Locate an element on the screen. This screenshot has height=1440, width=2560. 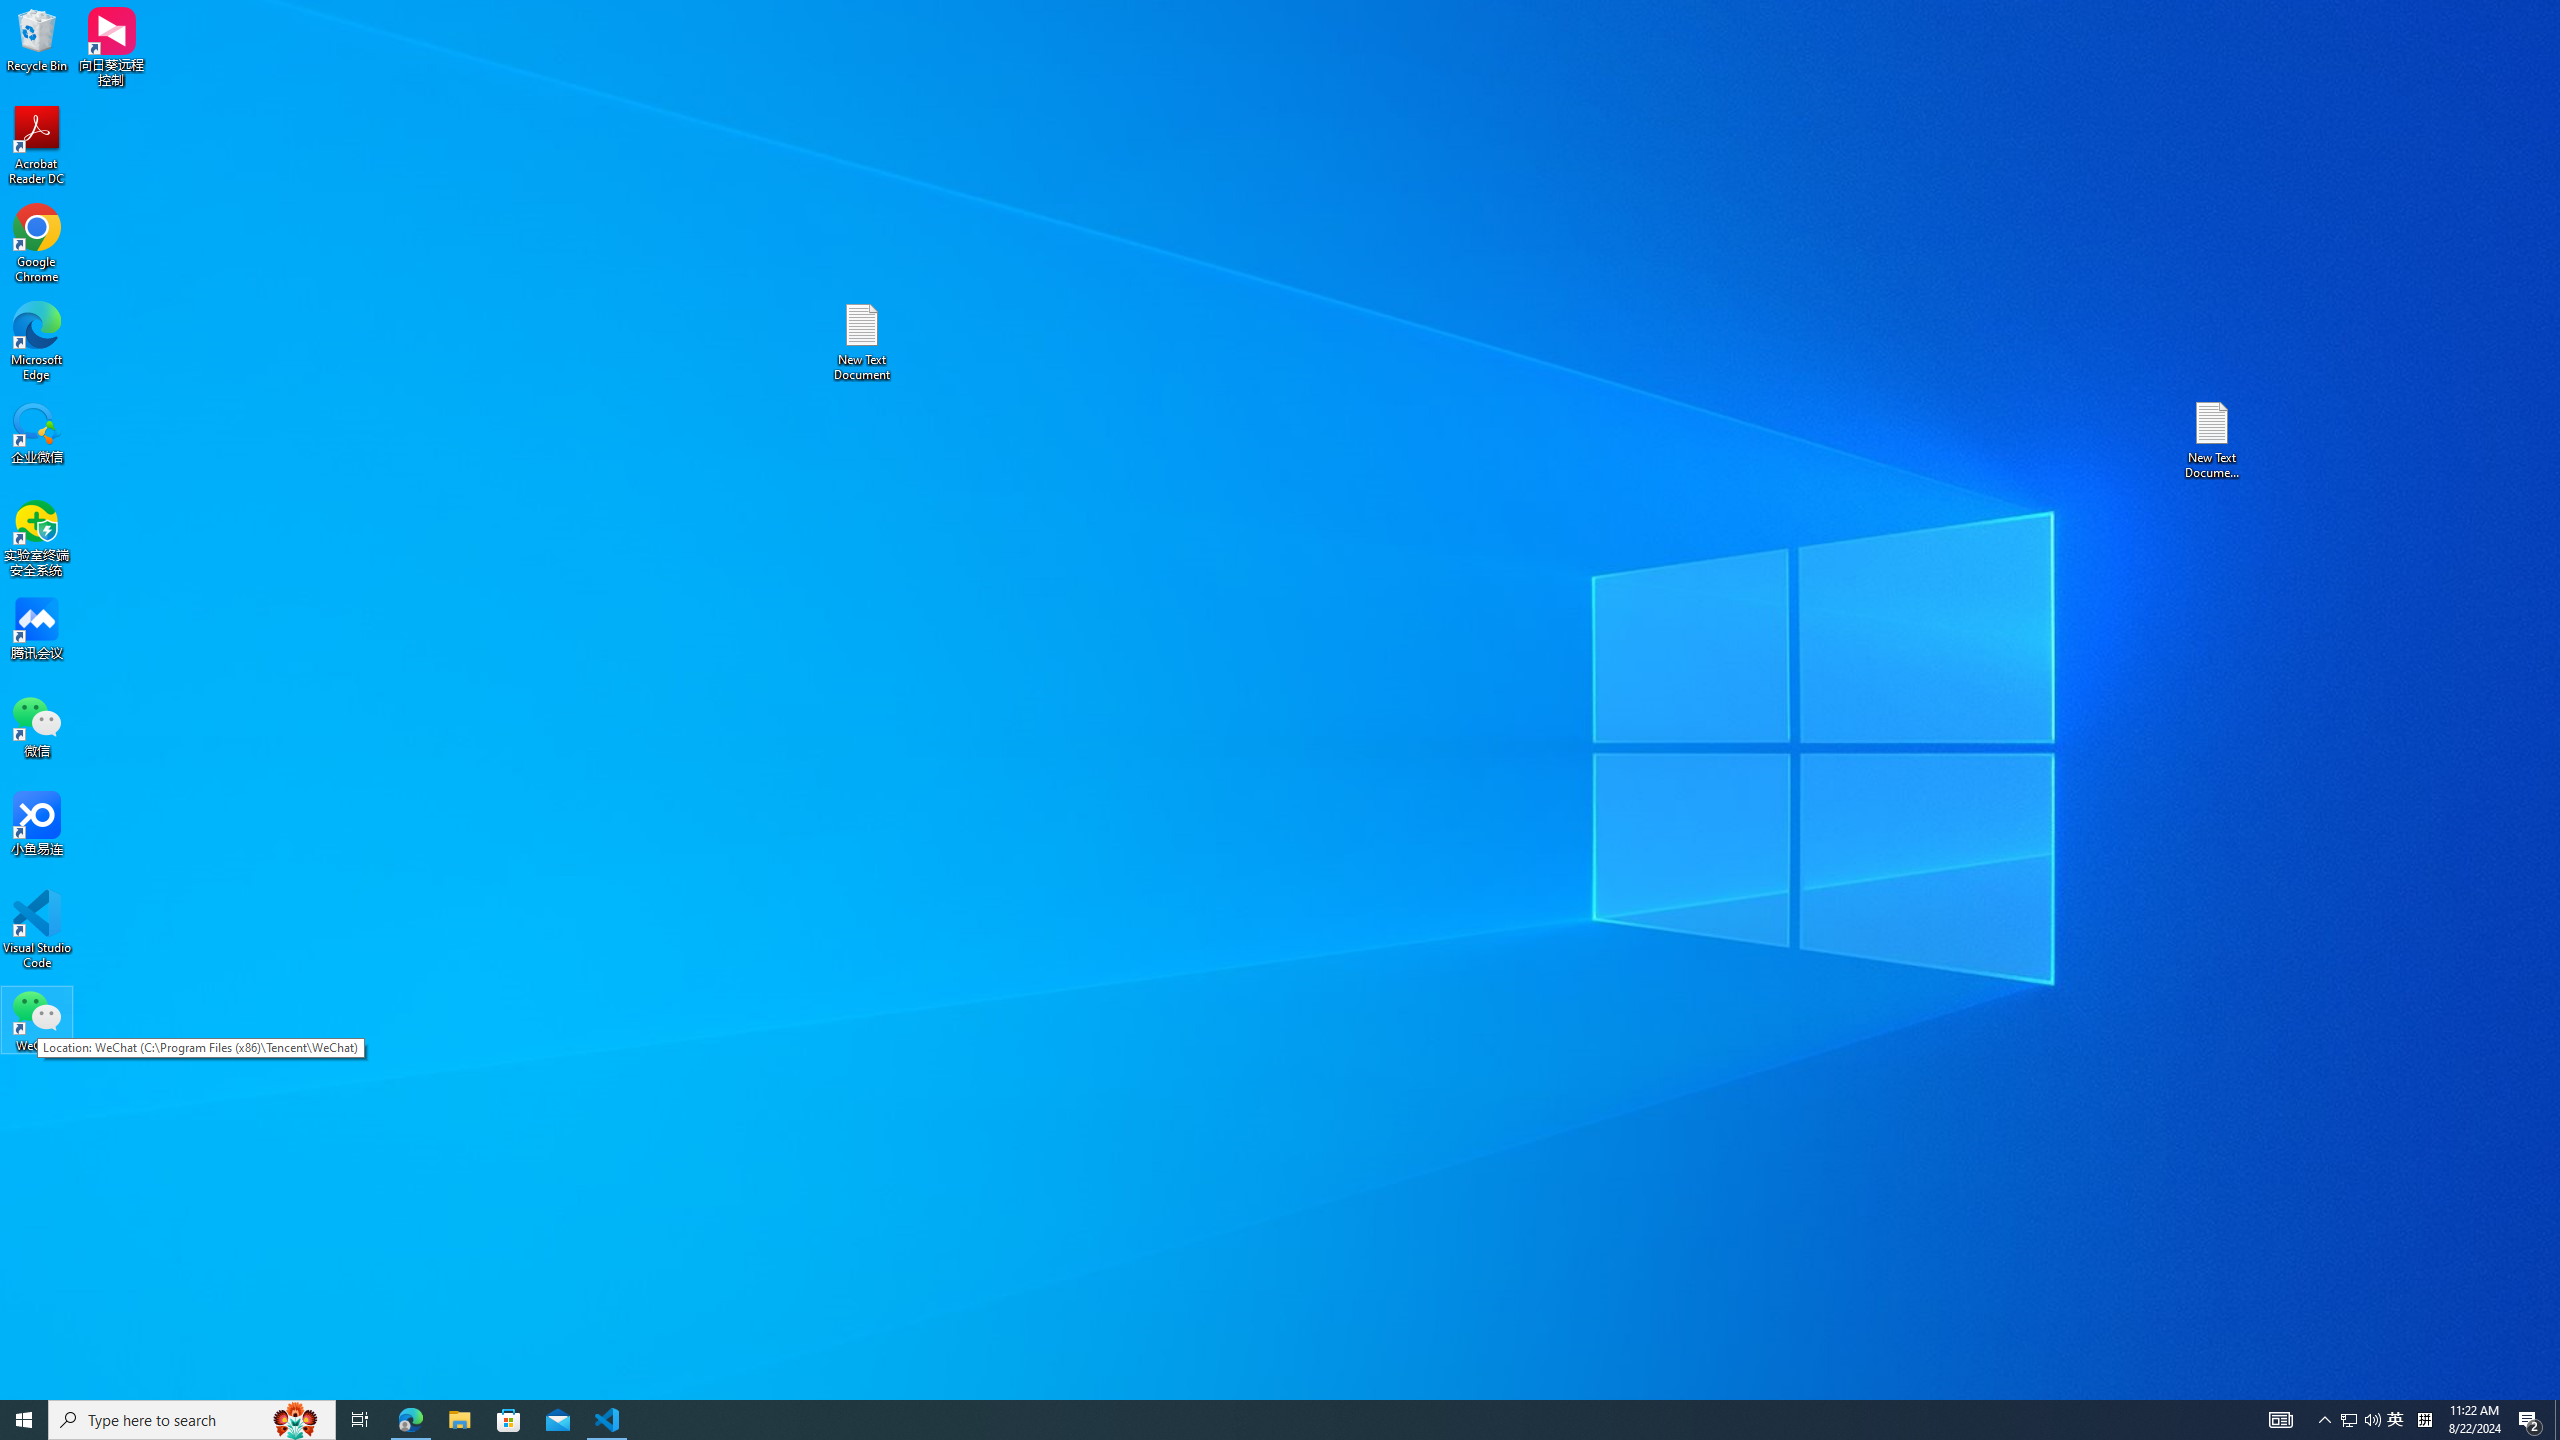
'AutomationID: 4105' is located at coordinates (2279, 1418).